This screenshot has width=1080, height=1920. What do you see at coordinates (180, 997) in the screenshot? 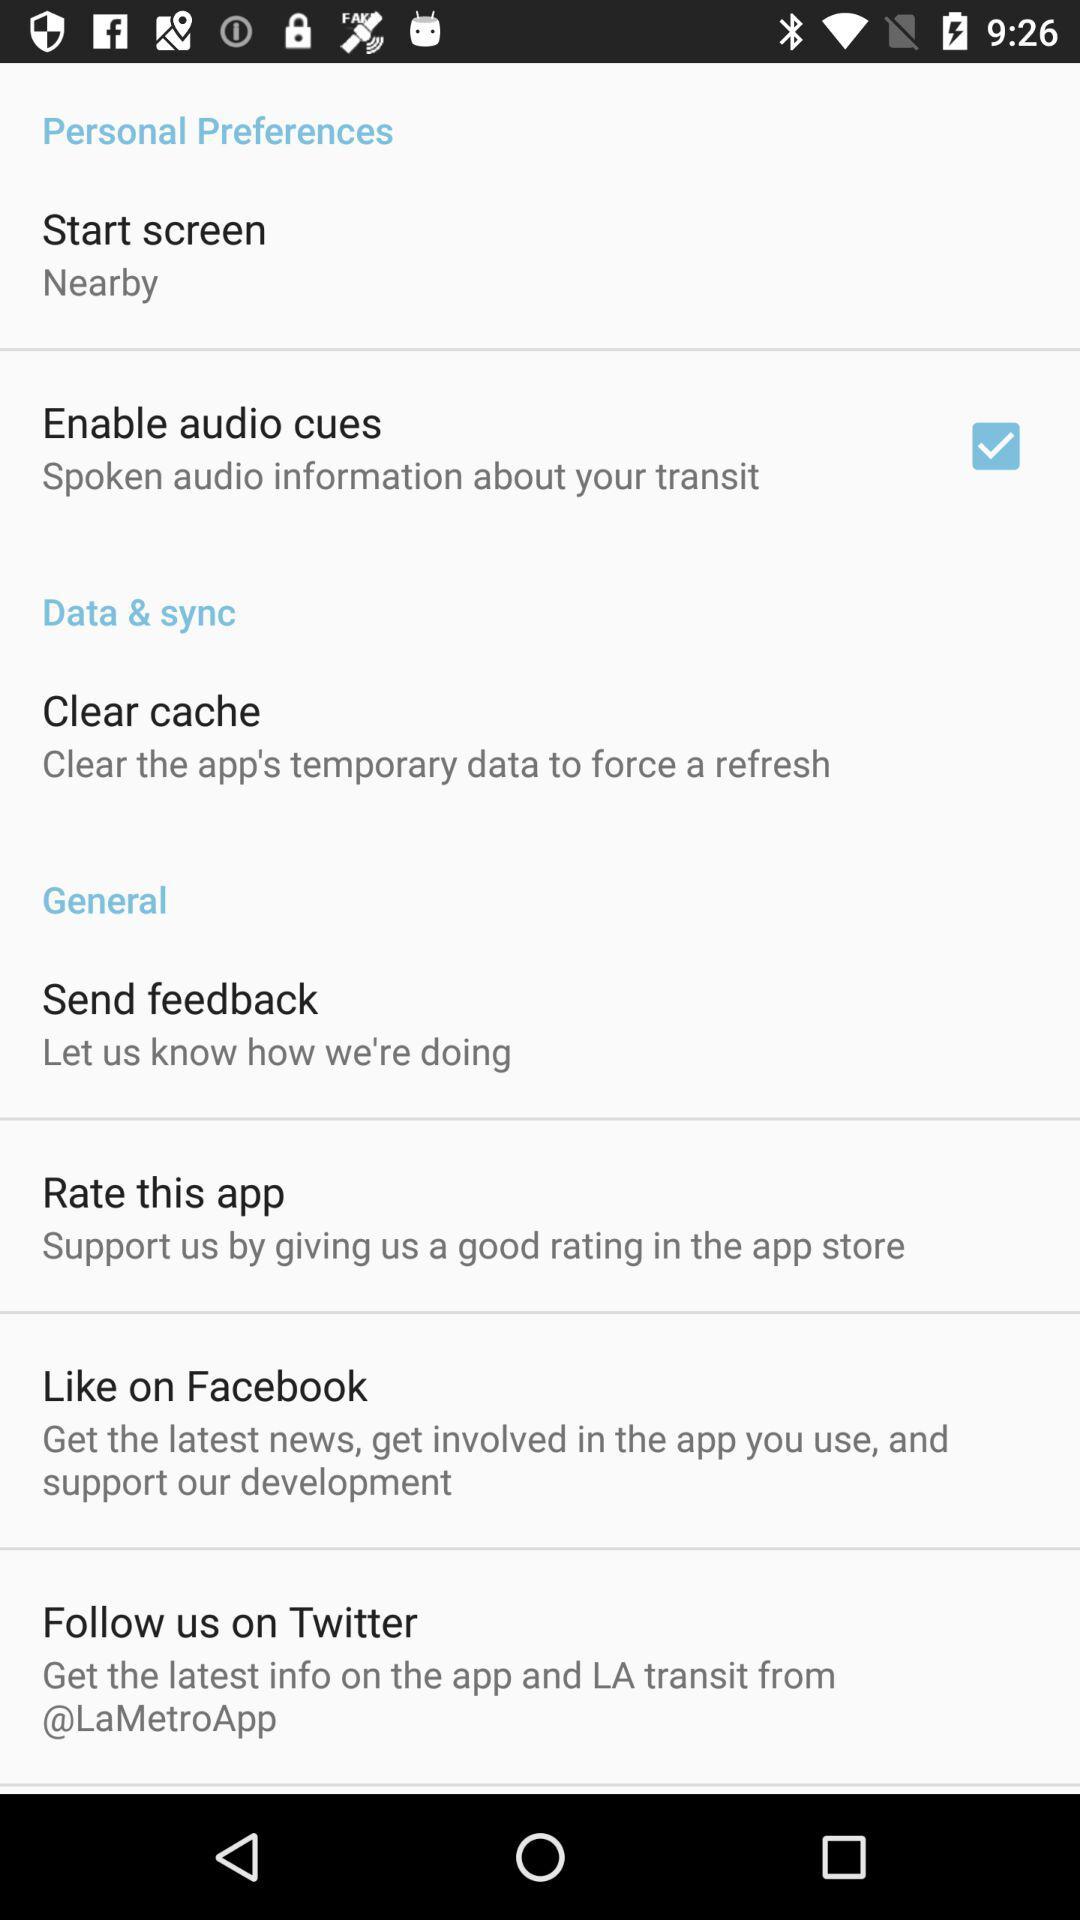
I see `item below the general` at bounding box center [180, 997].